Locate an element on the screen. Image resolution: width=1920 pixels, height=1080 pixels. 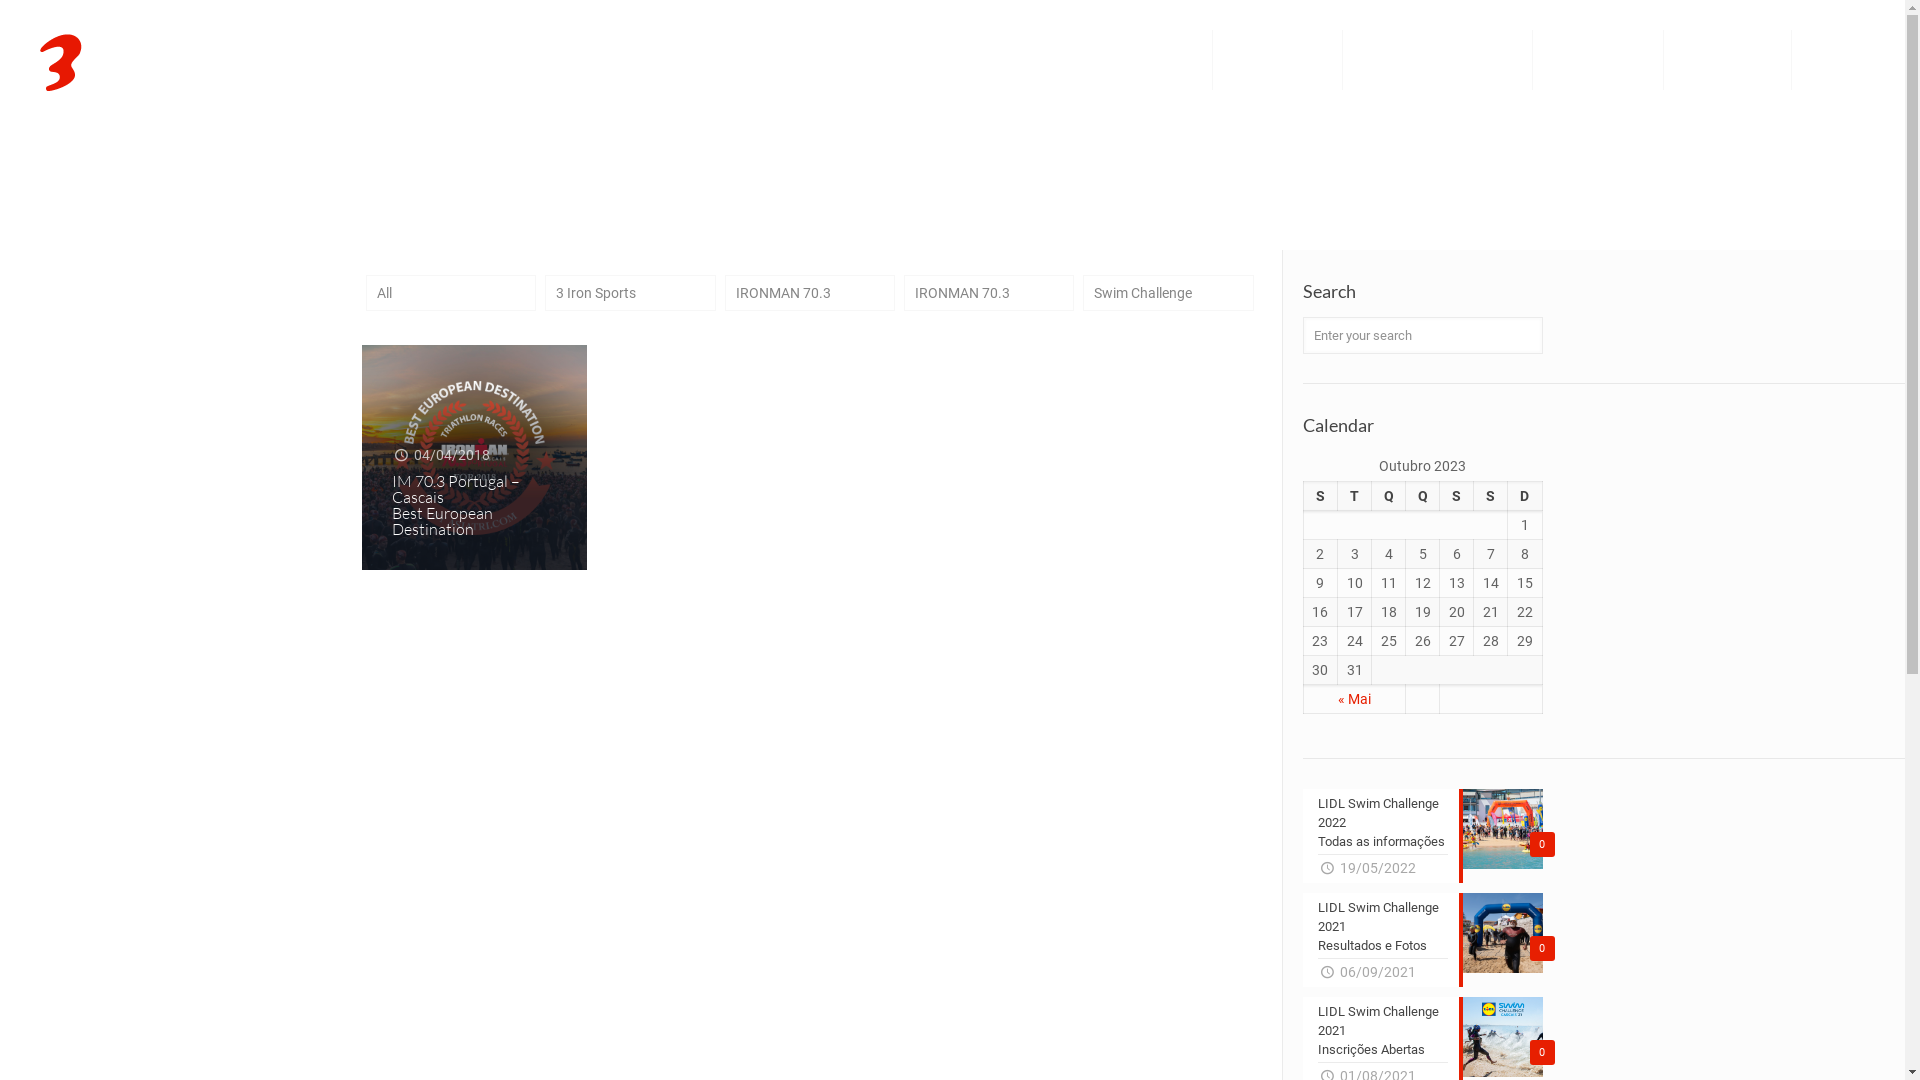
'STAND UP PADDLE' is located at coordinates (1597, 59).